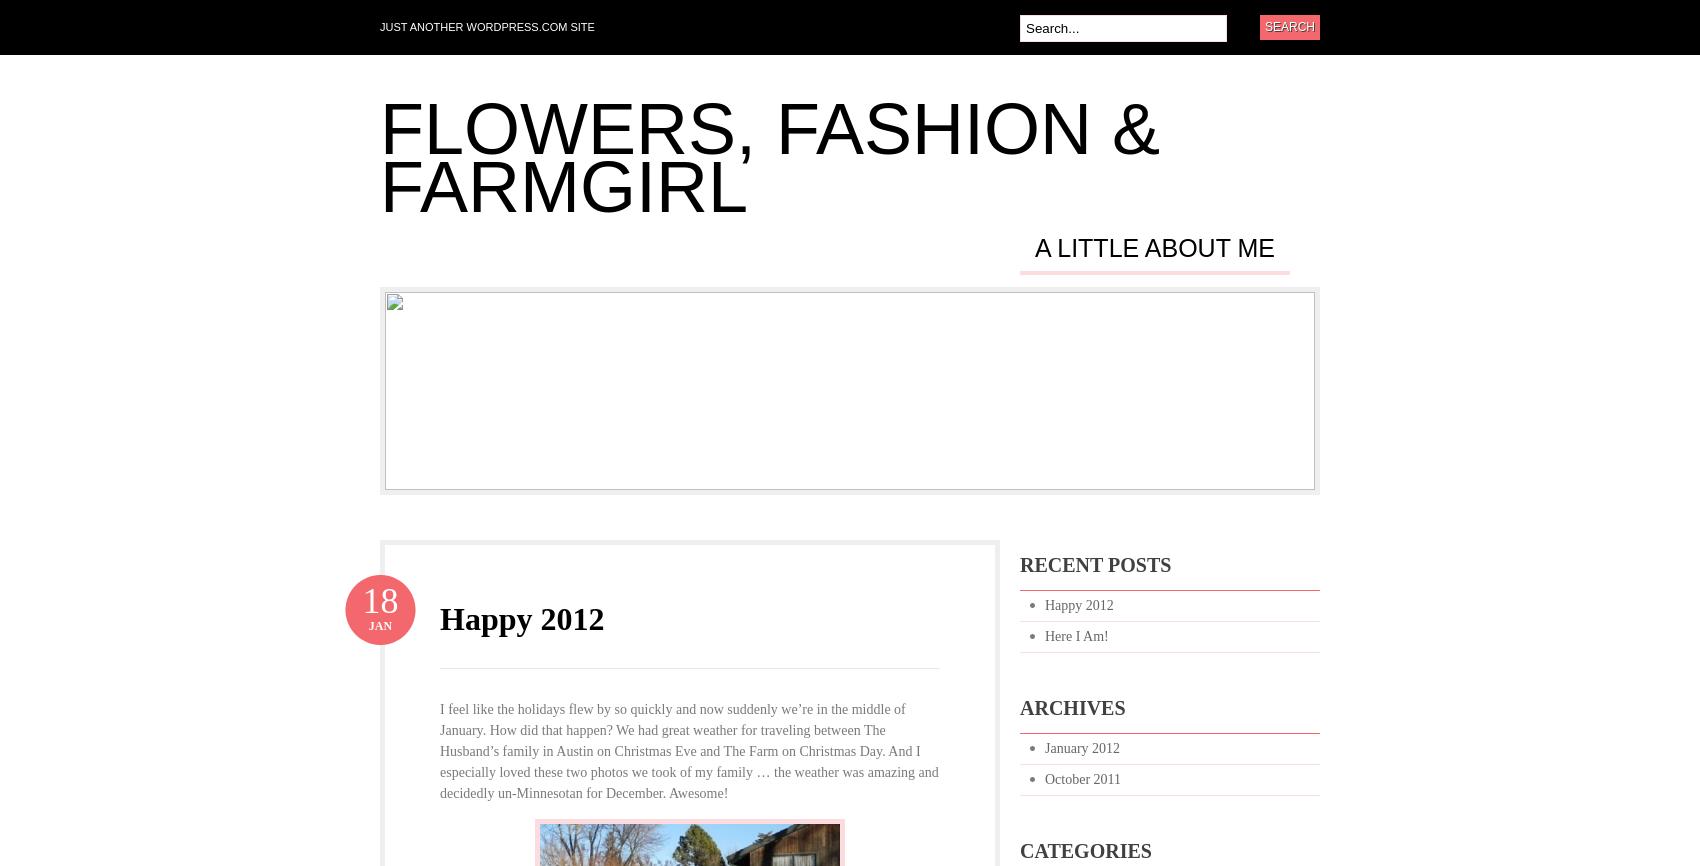 This screenshot has height=866, width=1700. I want to click on 'Categories', so click(1085, 850).